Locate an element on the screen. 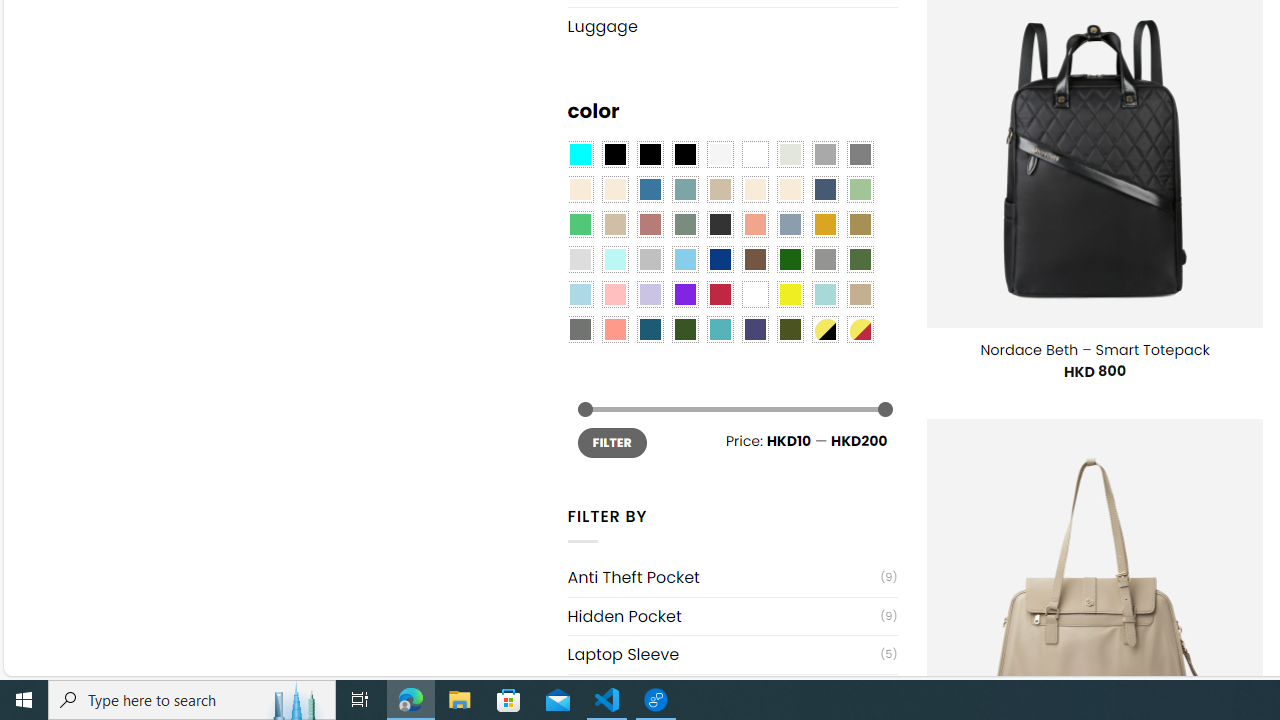 This screenshot has height=720, width=1280. 'Light Green' is located at coordinates (860, 190).